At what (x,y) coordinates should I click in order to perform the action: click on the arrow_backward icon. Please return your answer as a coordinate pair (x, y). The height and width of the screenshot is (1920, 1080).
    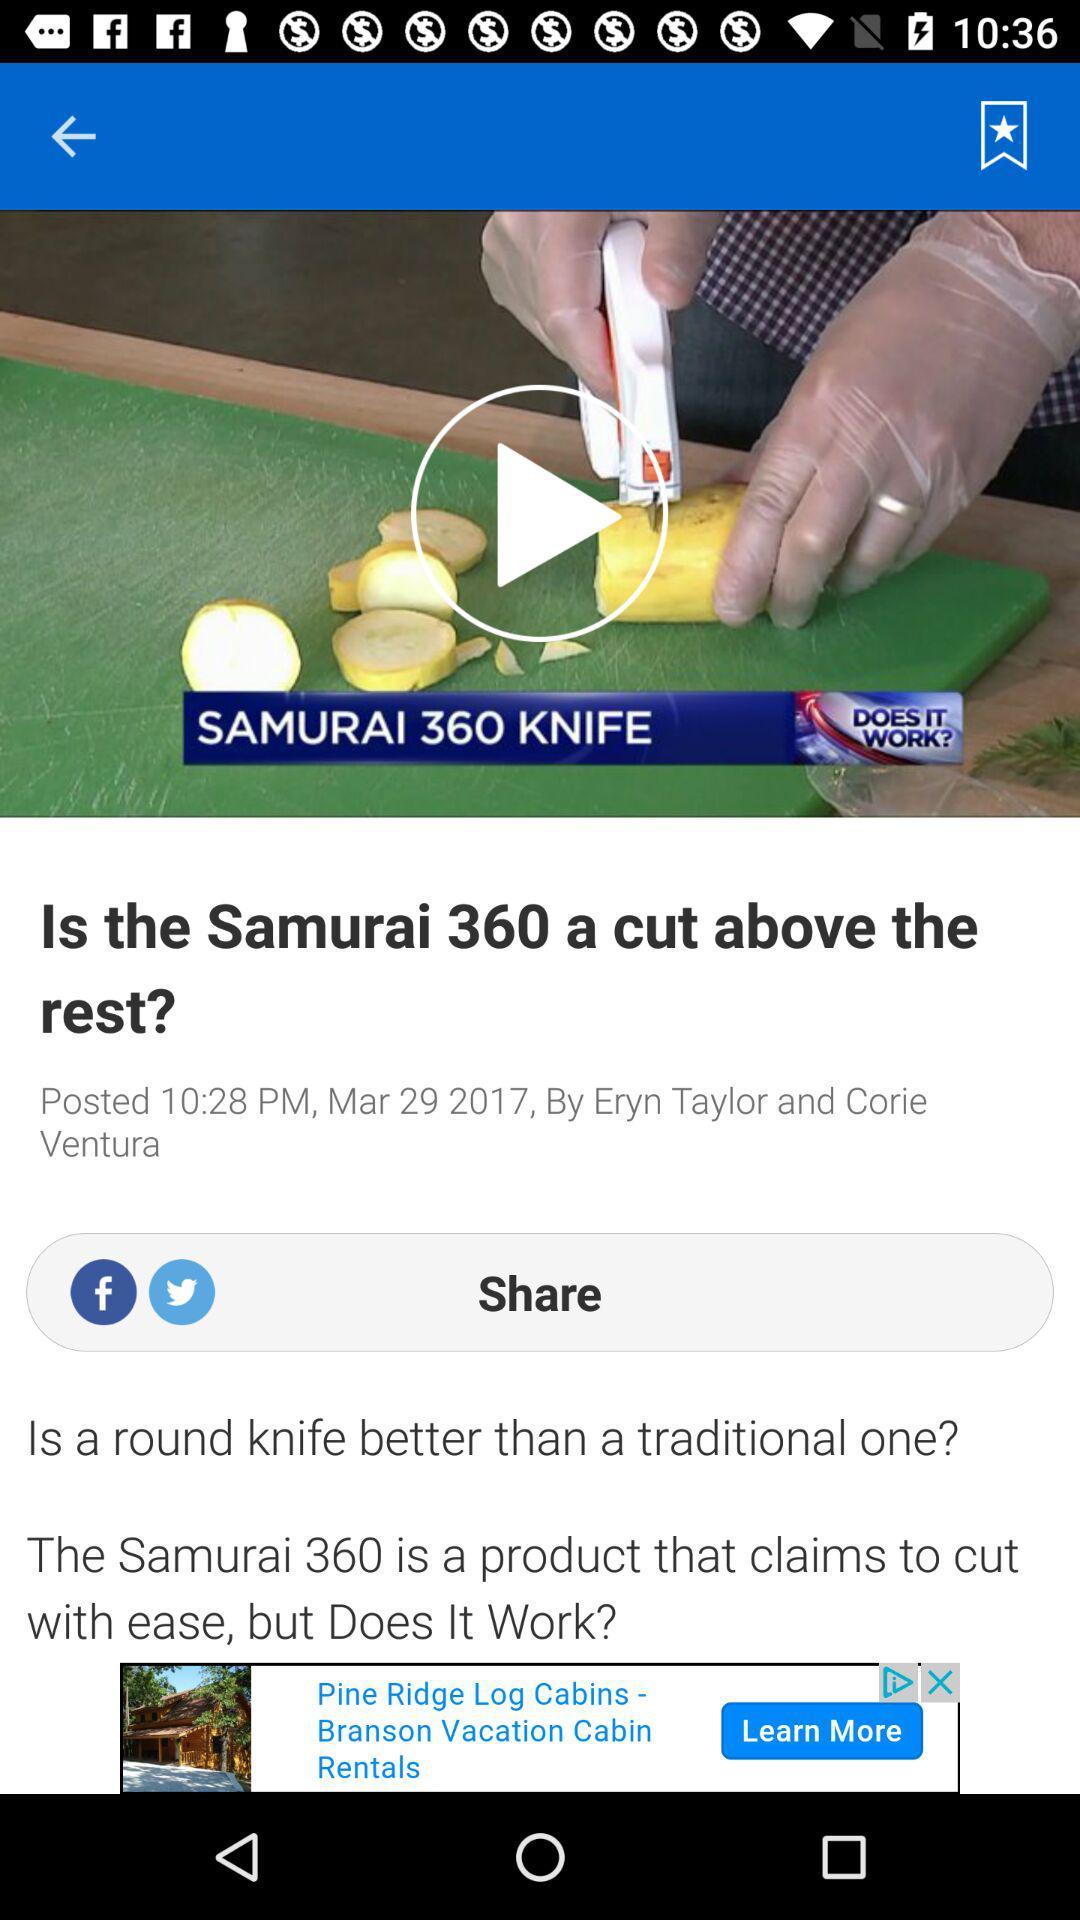
    Looking at the image, I should click on (72, 135).